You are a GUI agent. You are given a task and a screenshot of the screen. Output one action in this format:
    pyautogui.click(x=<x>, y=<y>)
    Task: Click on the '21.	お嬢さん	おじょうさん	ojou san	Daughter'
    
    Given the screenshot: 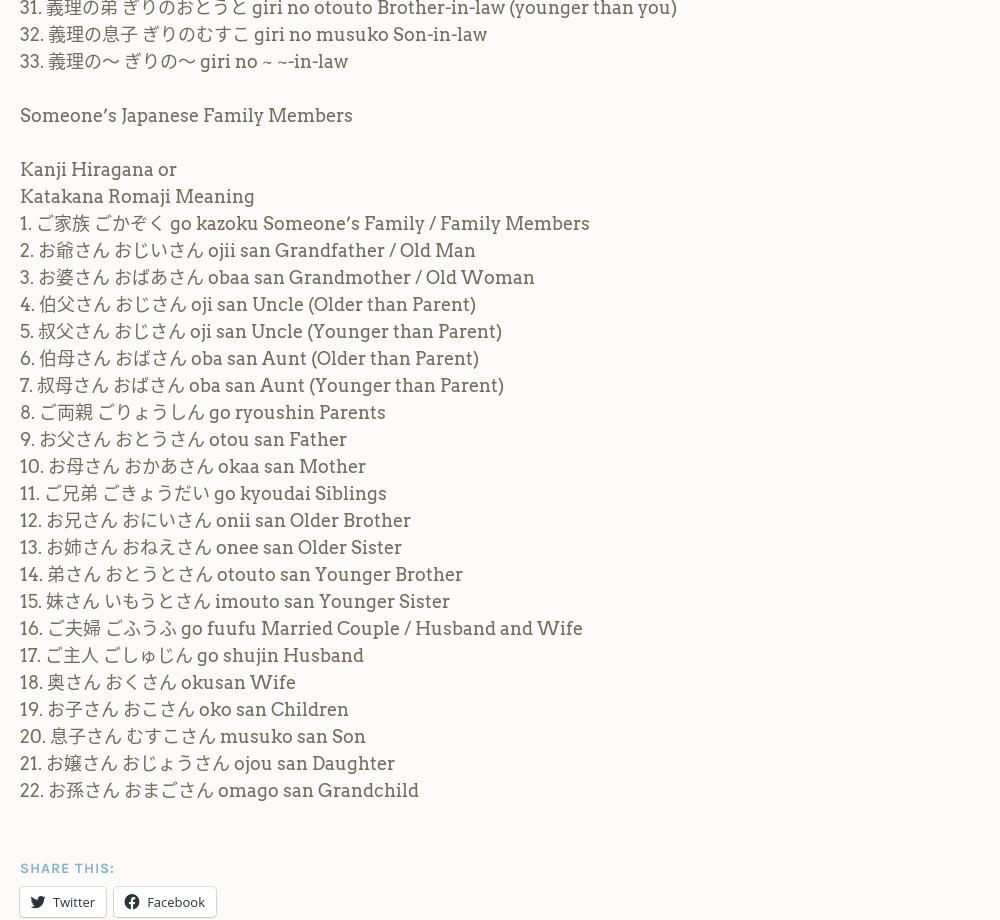 What is the action you would take?
    pyautogui.click(x=206, y=762)
    